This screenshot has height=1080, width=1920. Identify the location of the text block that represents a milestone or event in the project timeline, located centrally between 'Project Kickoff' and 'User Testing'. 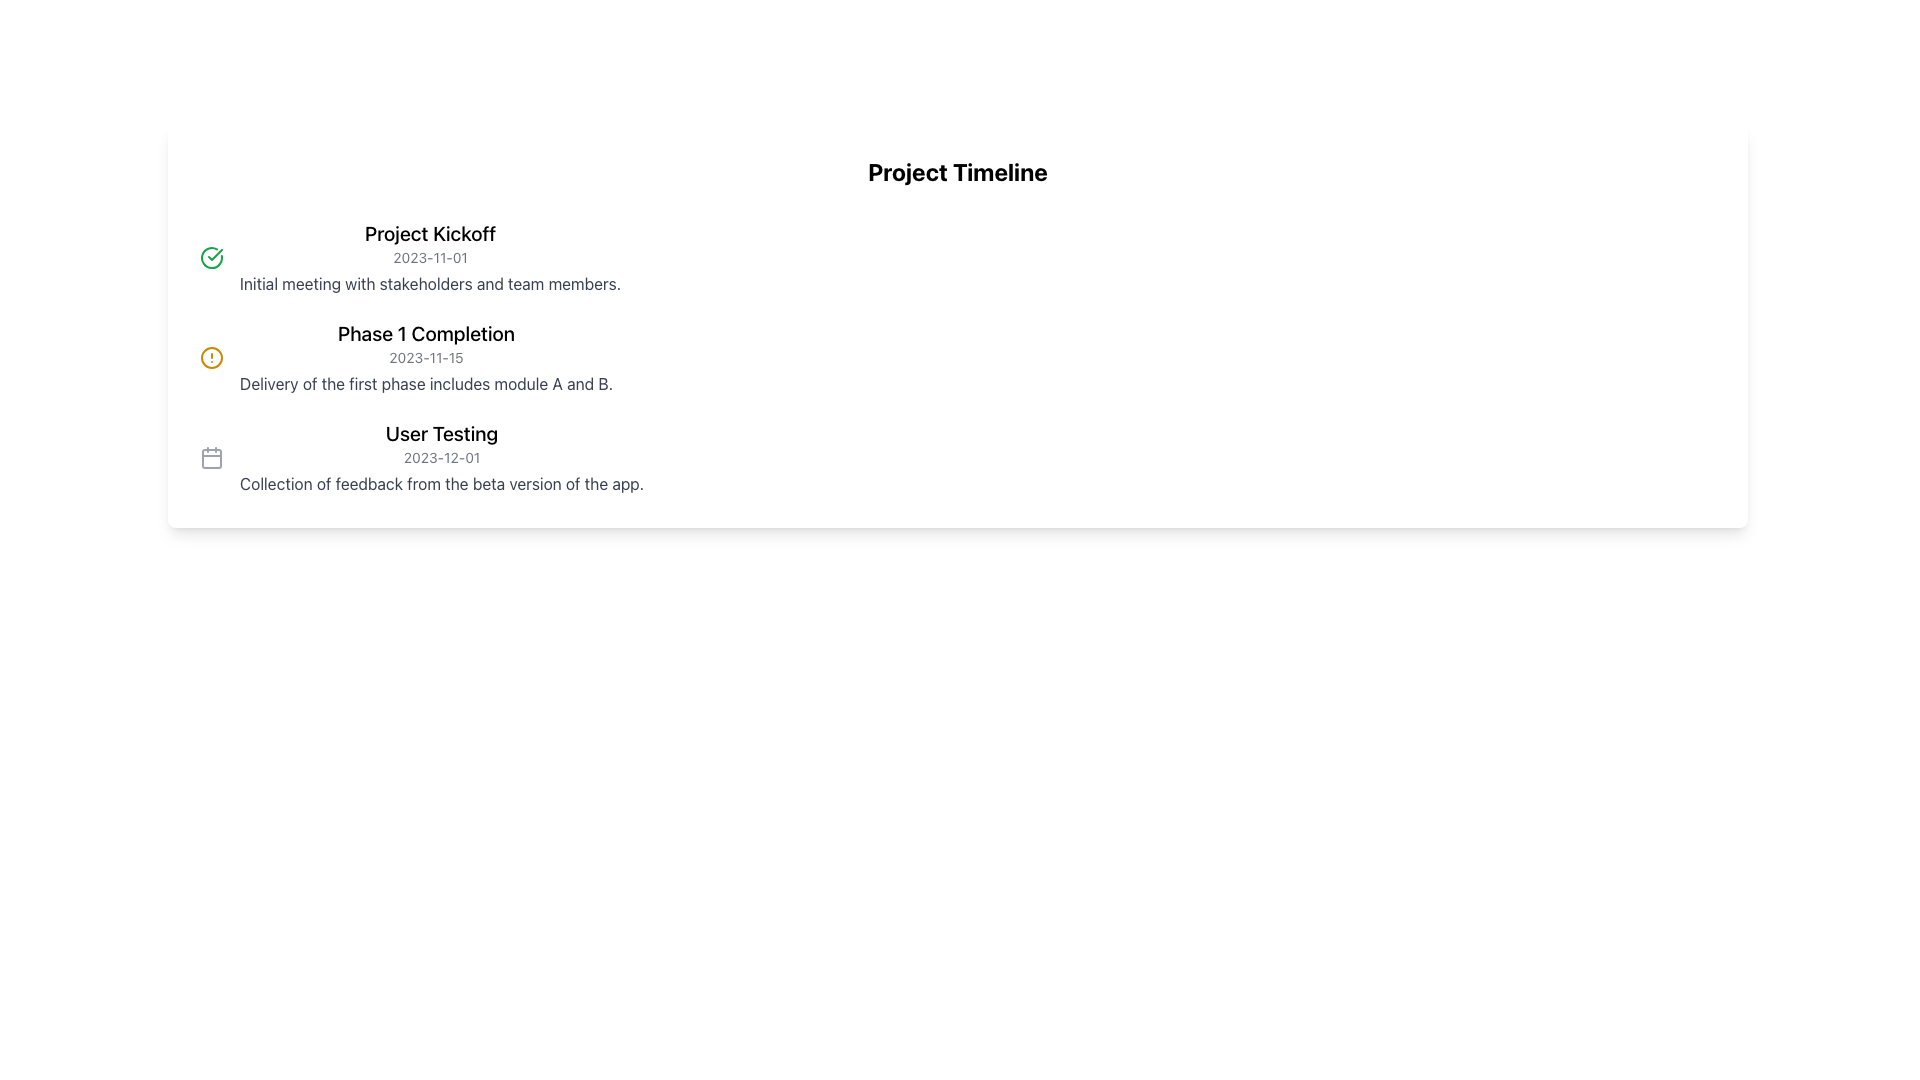
(425, 357).